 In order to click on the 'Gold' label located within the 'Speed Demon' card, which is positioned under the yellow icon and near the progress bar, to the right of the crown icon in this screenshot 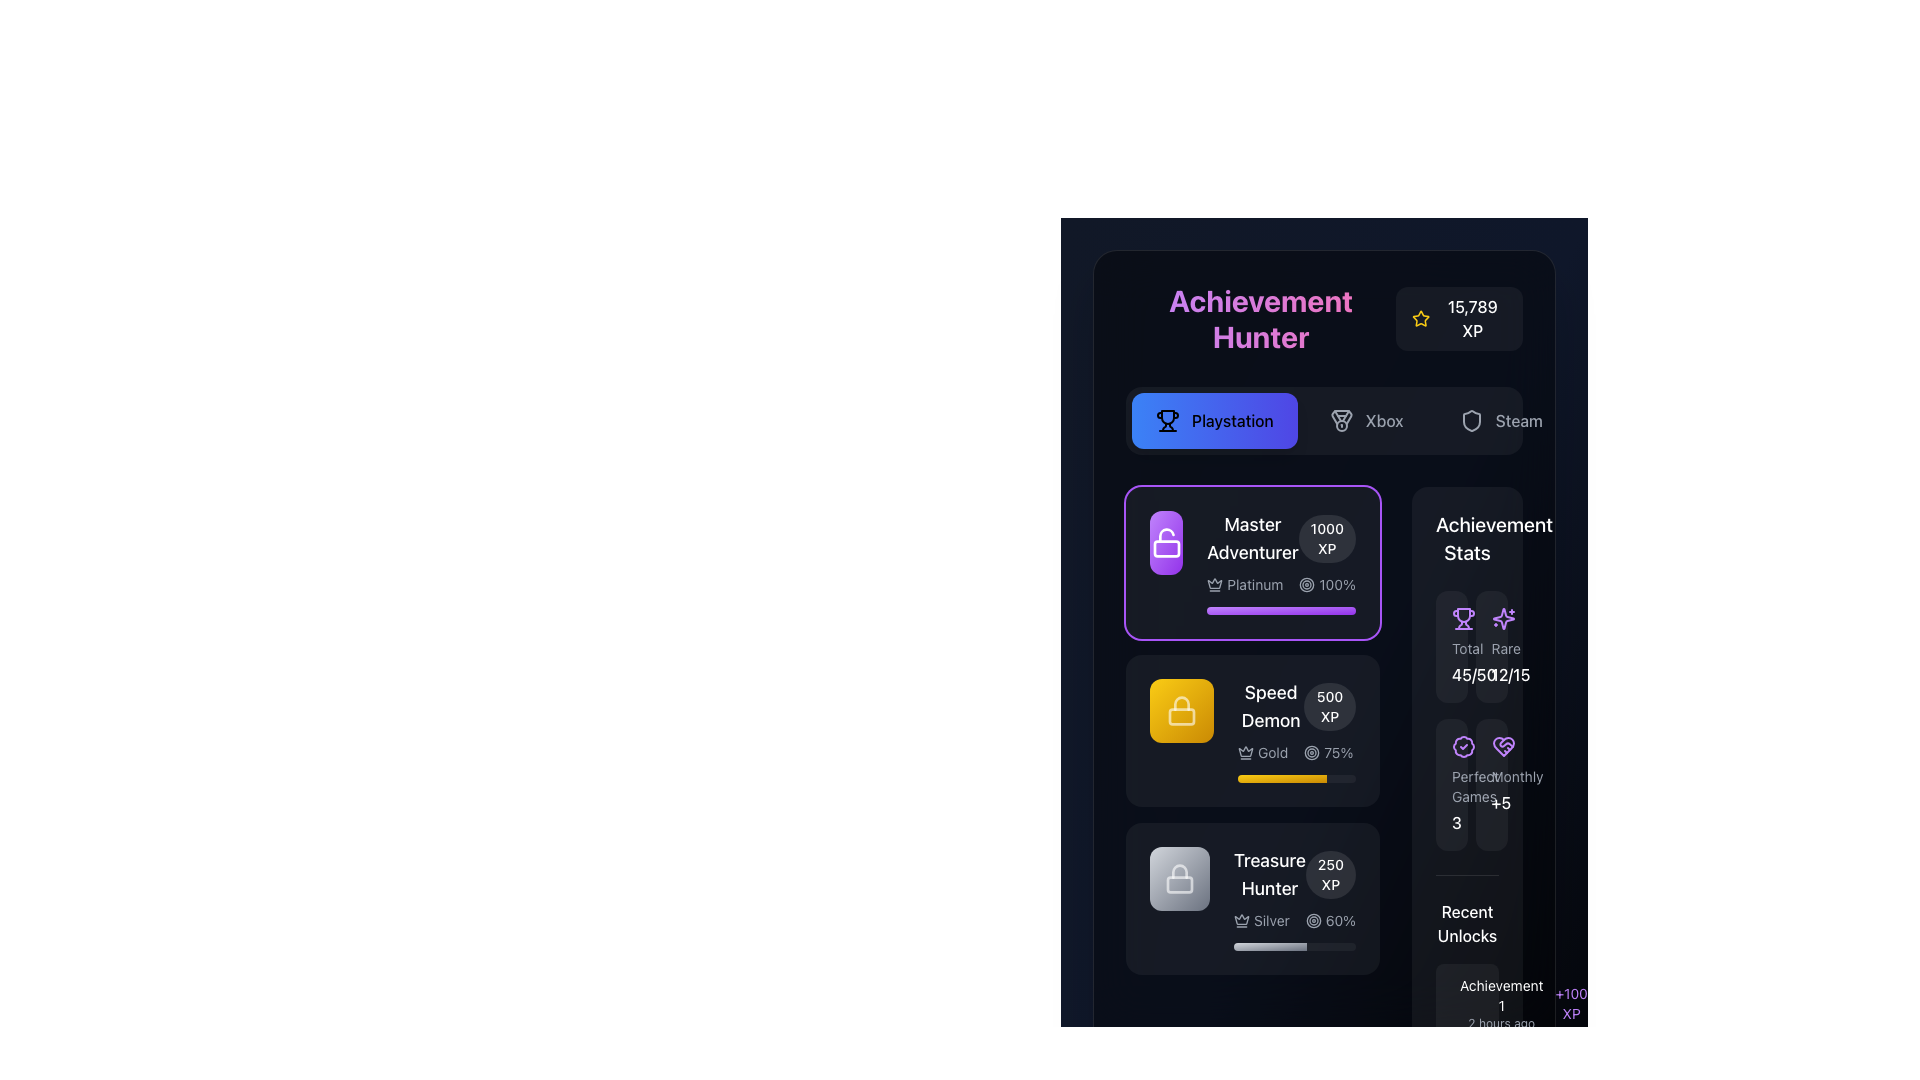, I will do `click(1272, 752)`.